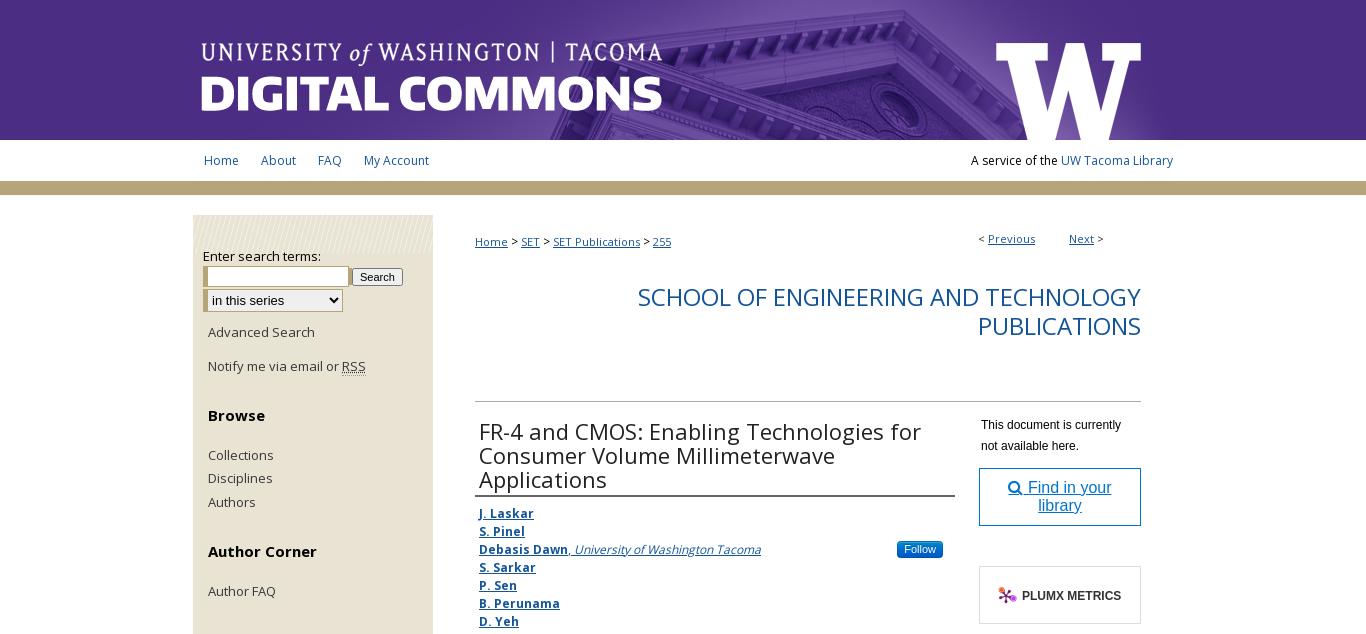 Image resolution: width=1366 pixels, height=634 pixels. I want to click on 'Author Corner', so click(207, 548).